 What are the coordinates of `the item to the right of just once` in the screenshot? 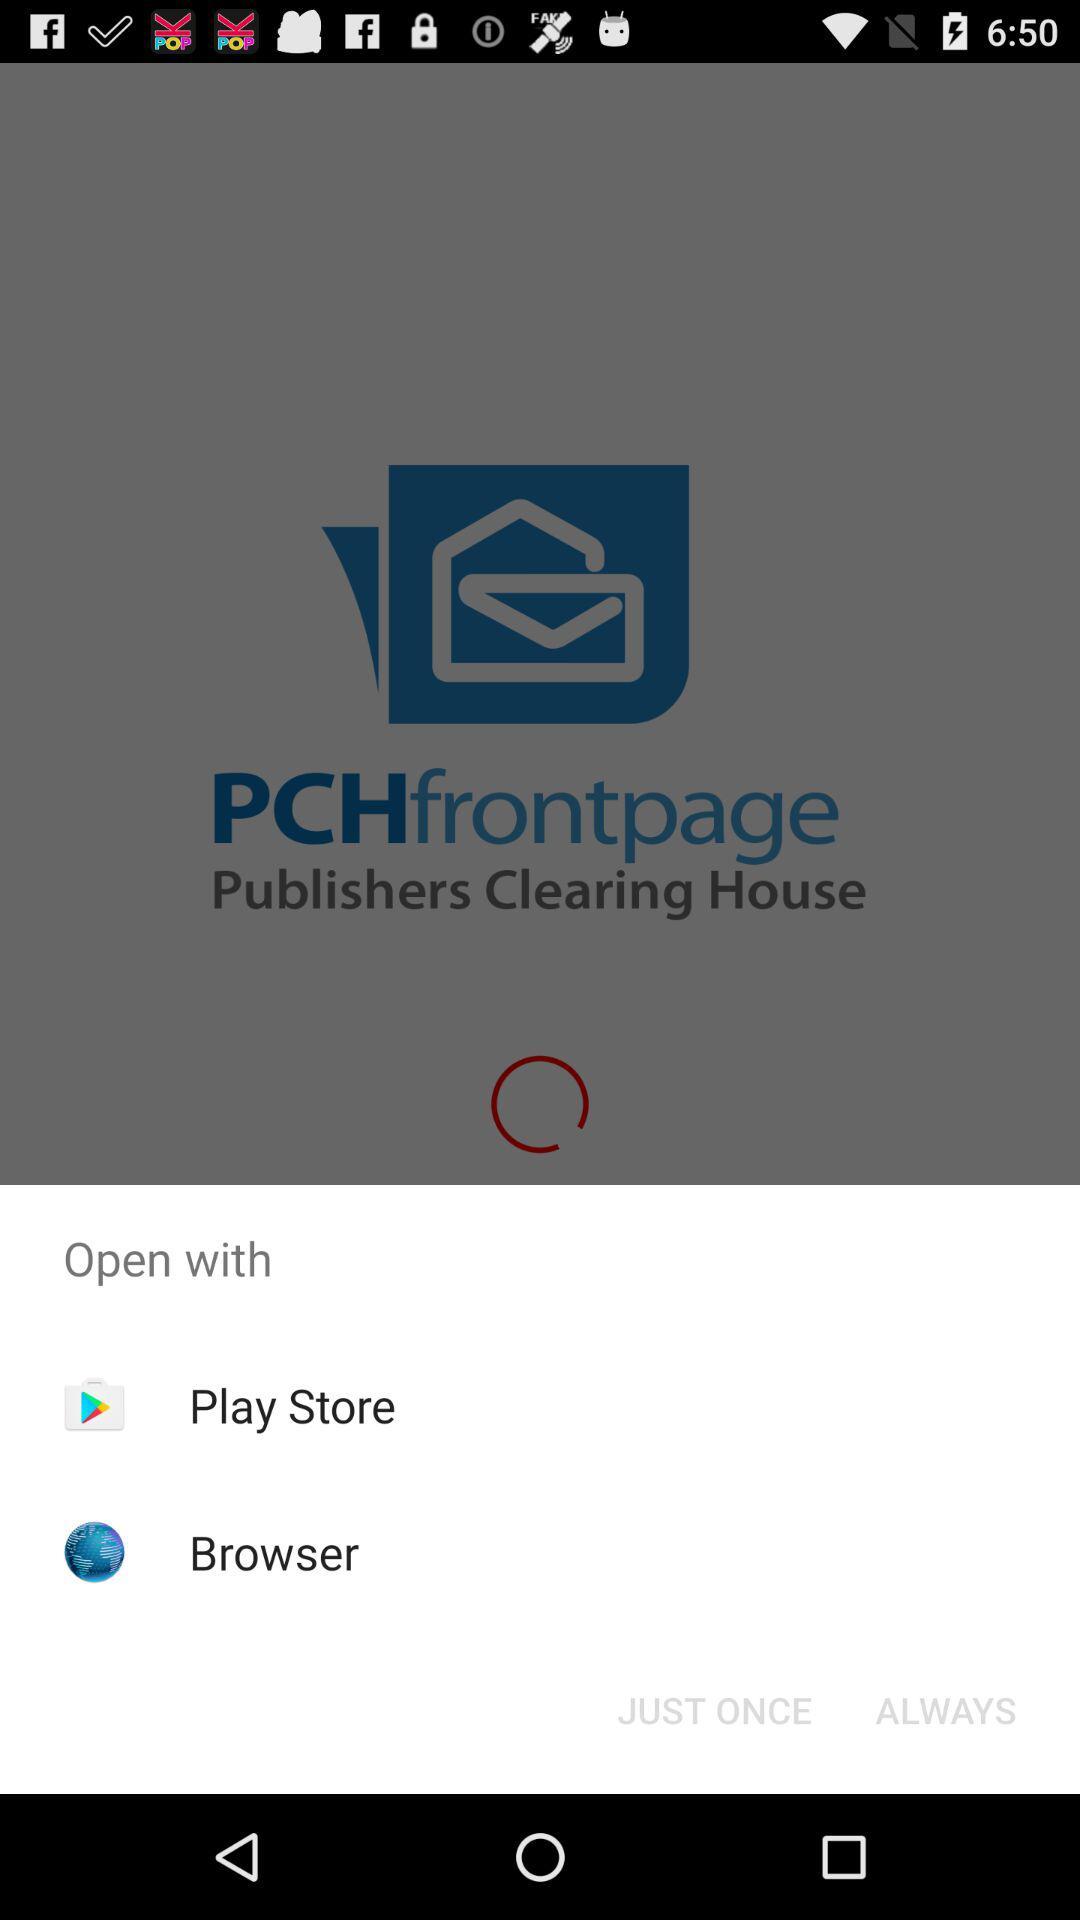 It's located at (945, 1708).